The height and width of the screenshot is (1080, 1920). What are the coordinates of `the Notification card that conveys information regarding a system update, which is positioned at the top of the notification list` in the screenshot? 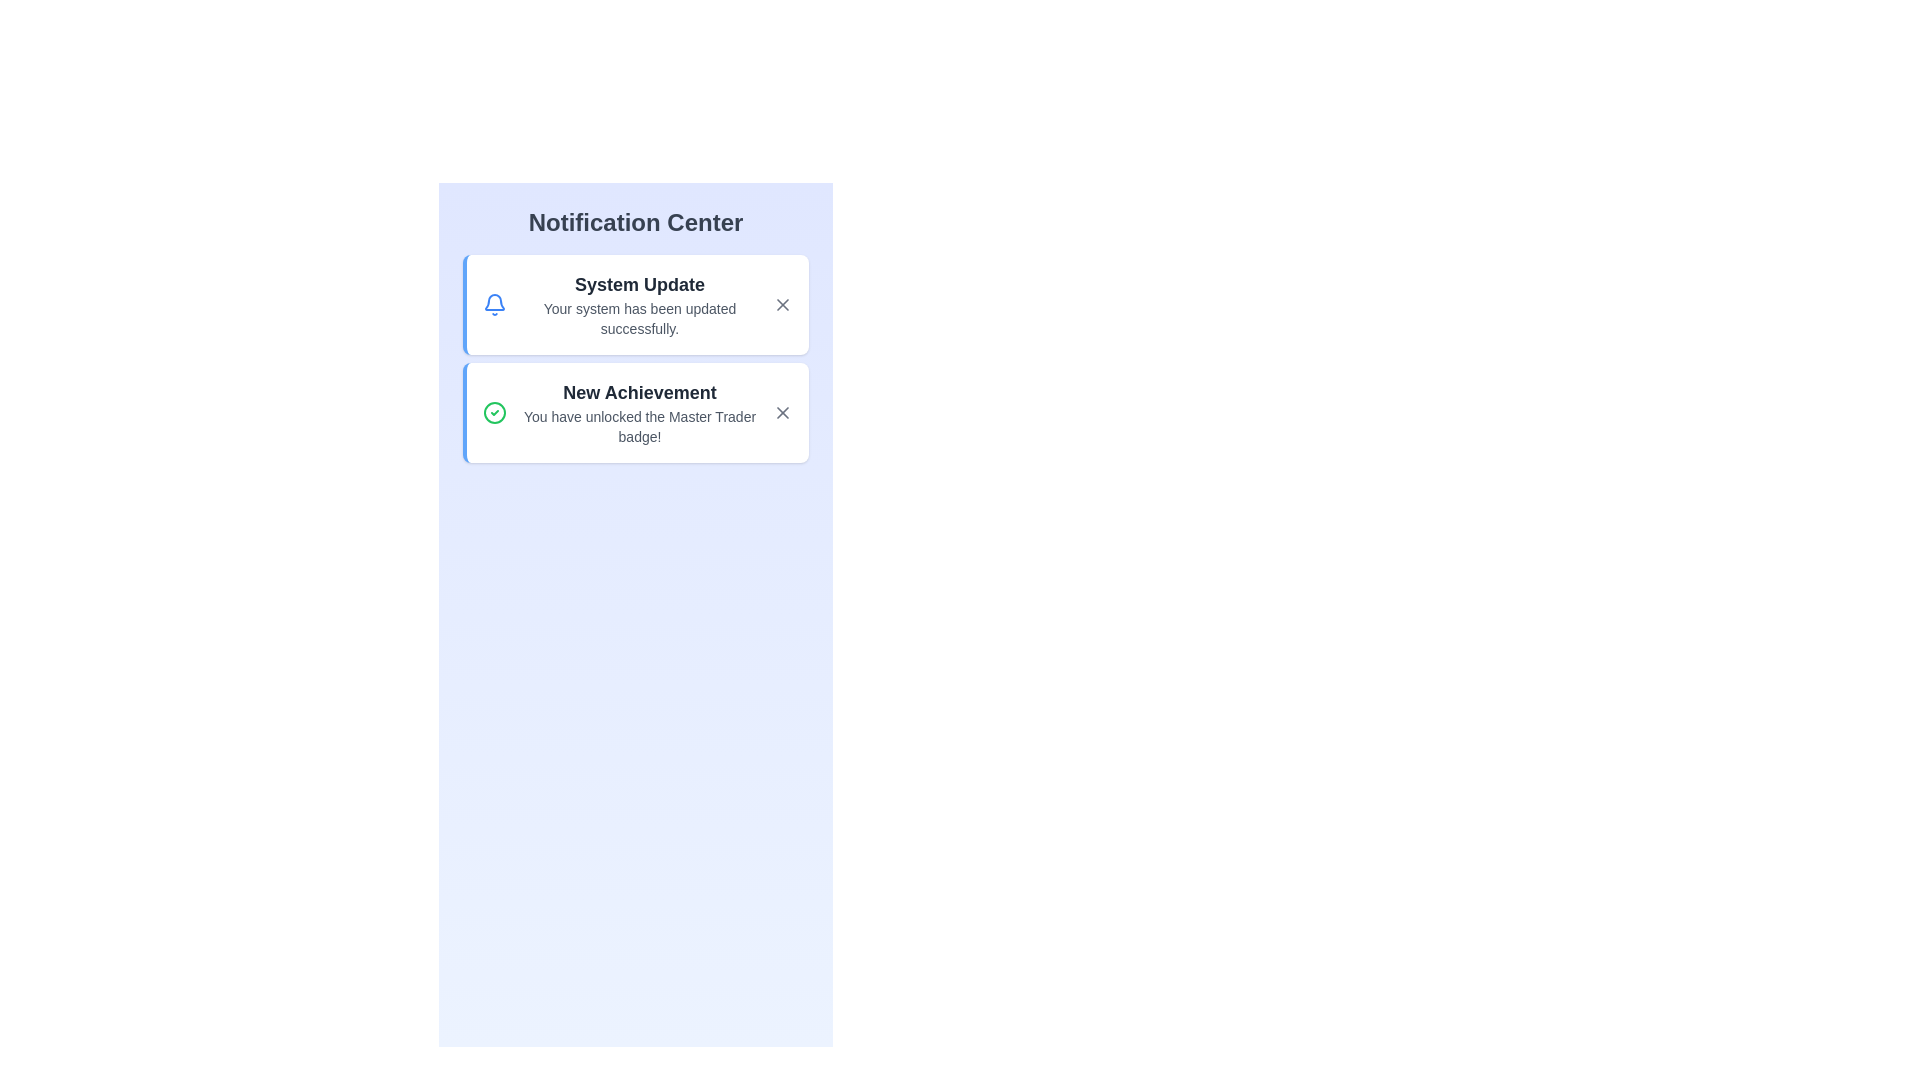 It's located at (634, 304).